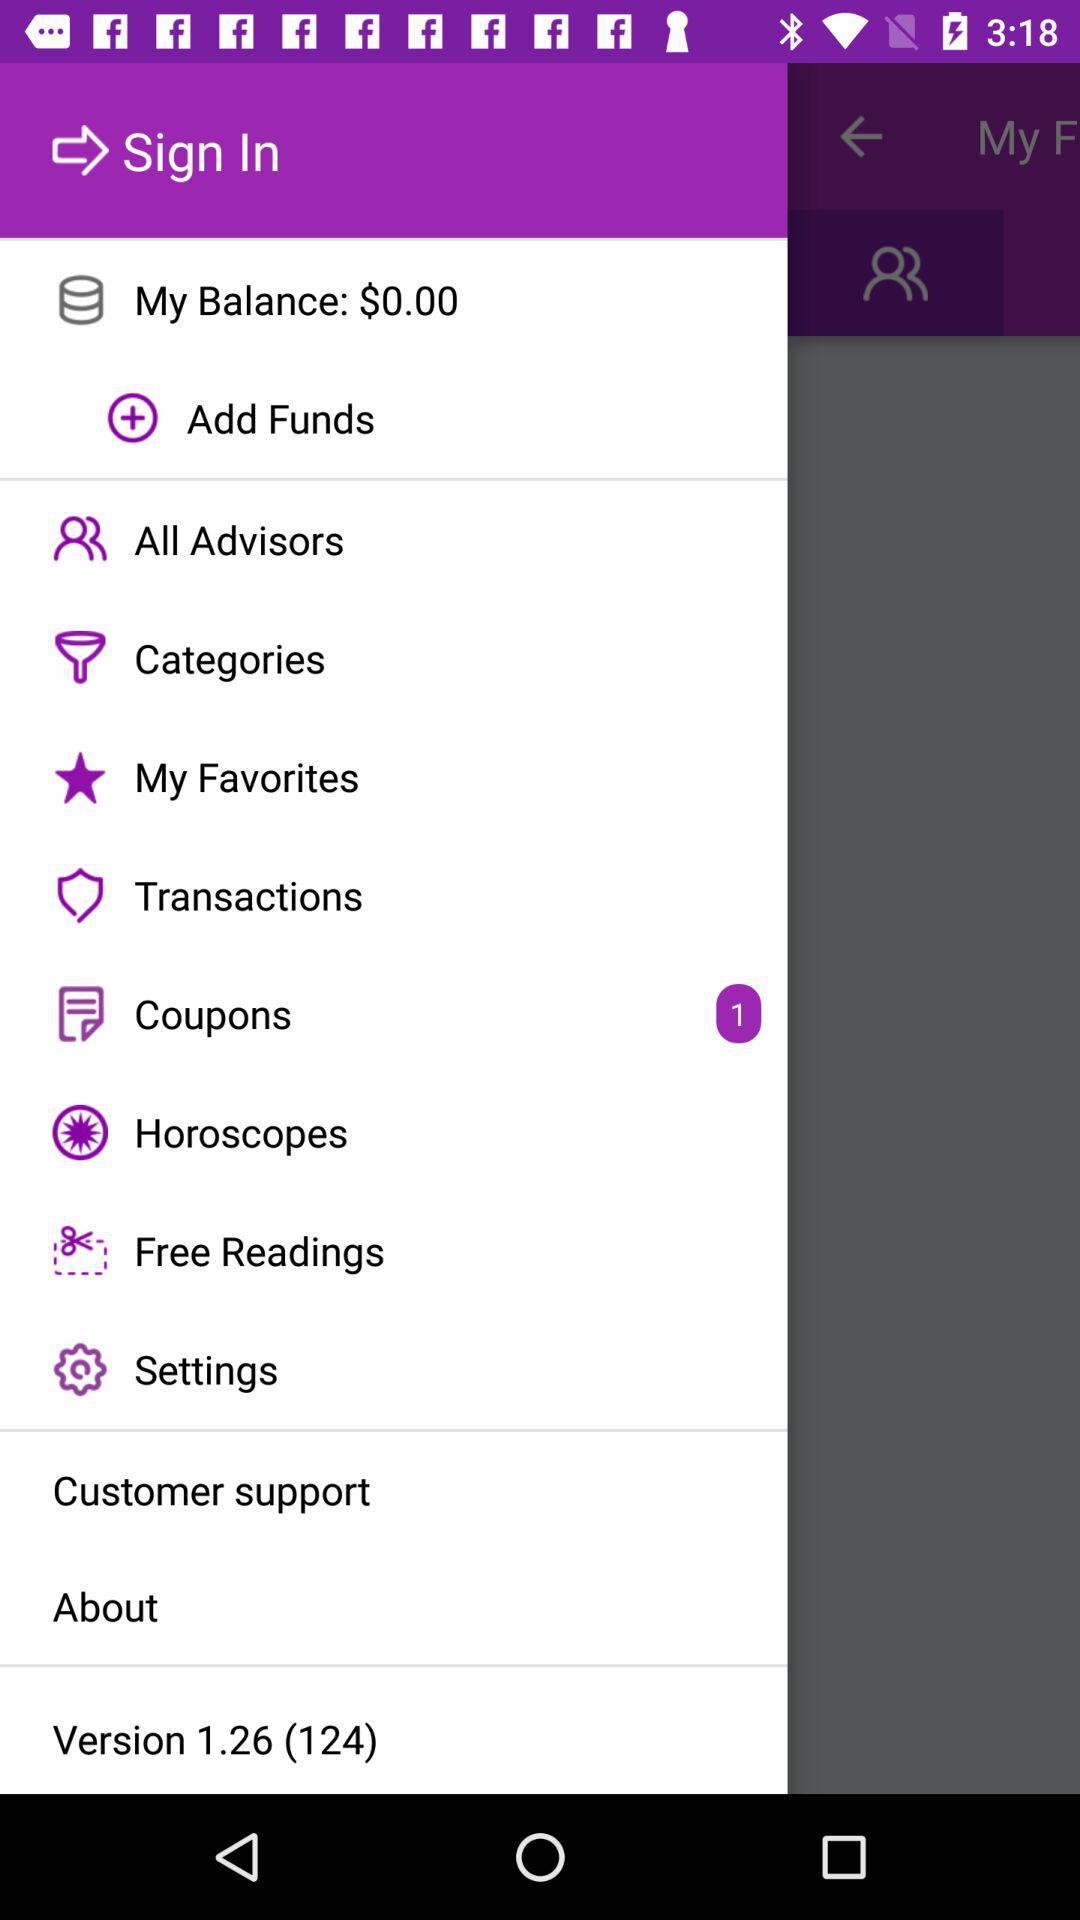 The width and height of the screenshot is (1080, 1920). What do you see at coordinates (393, 1132) in the screenshot?
I see `icon above the free readings item` at bounding box center [393, 1132].